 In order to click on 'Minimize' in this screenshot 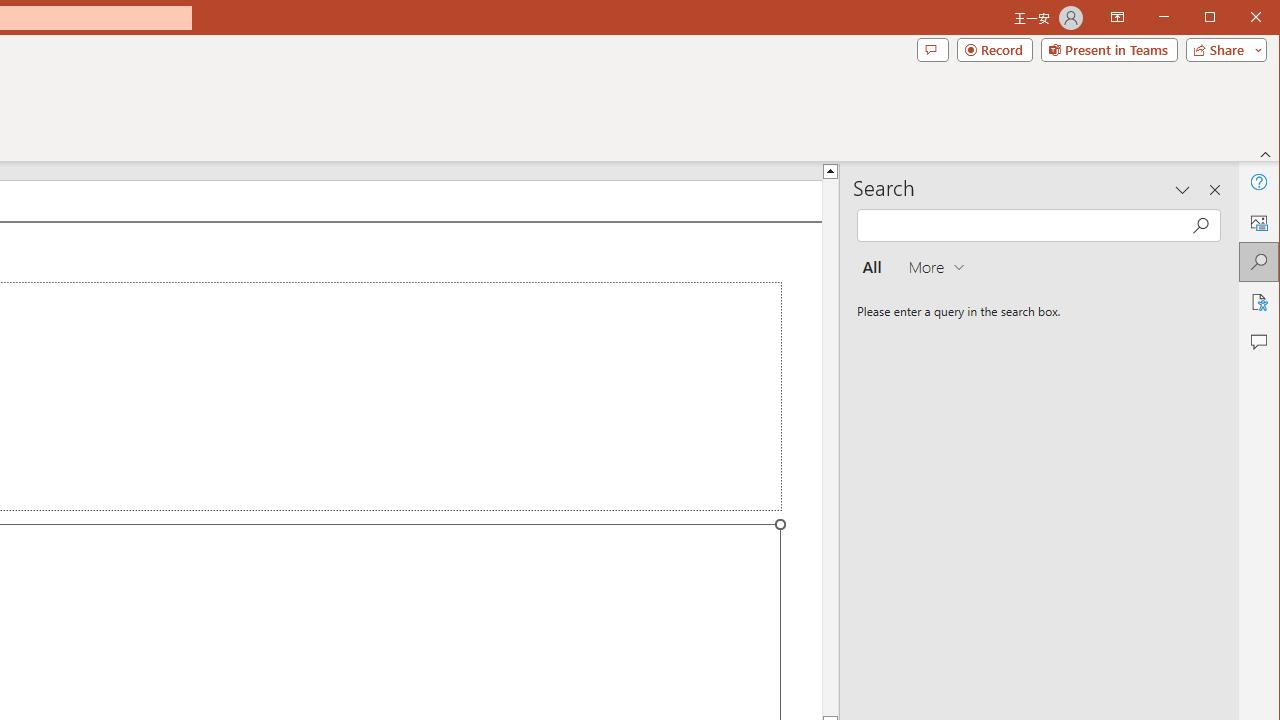, I will do `click(1215, 19)`.